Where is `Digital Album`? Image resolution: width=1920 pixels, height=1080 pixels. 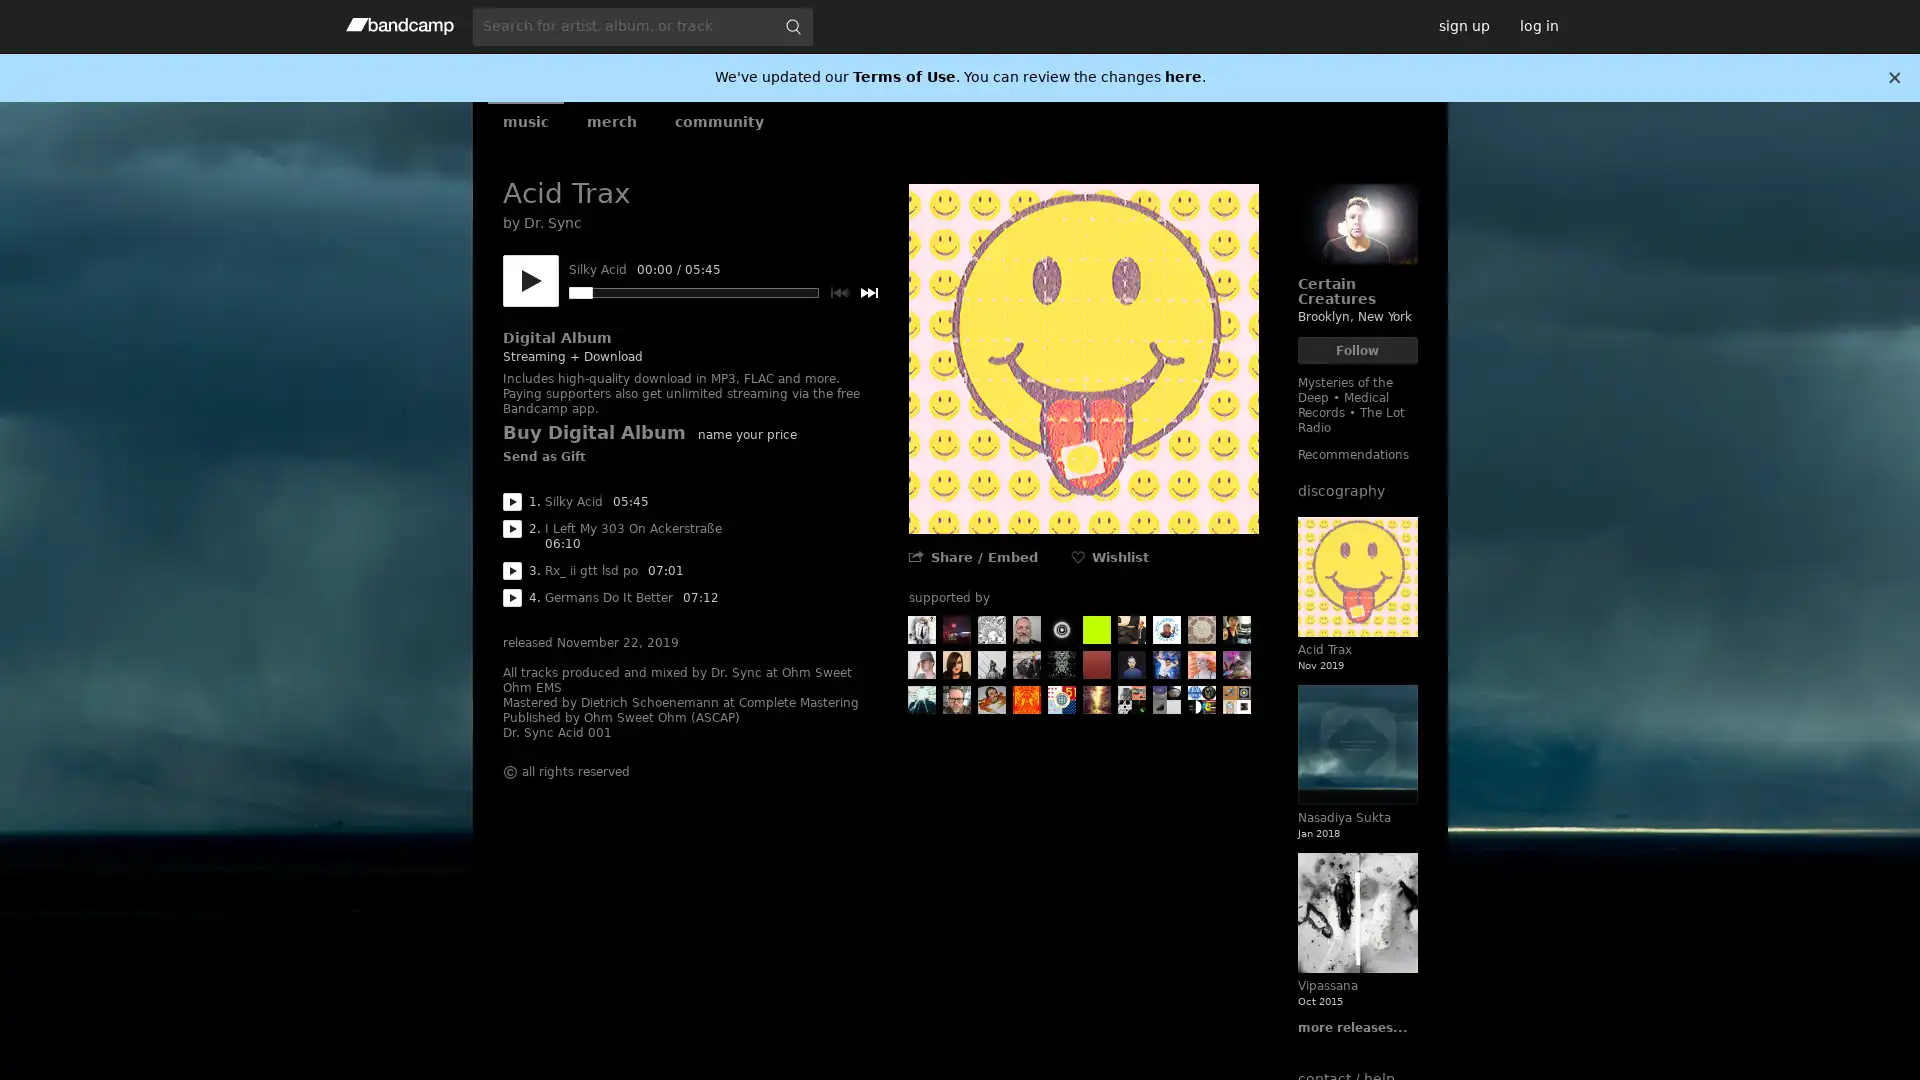
Digital Album is located at coordinates (556, 337).